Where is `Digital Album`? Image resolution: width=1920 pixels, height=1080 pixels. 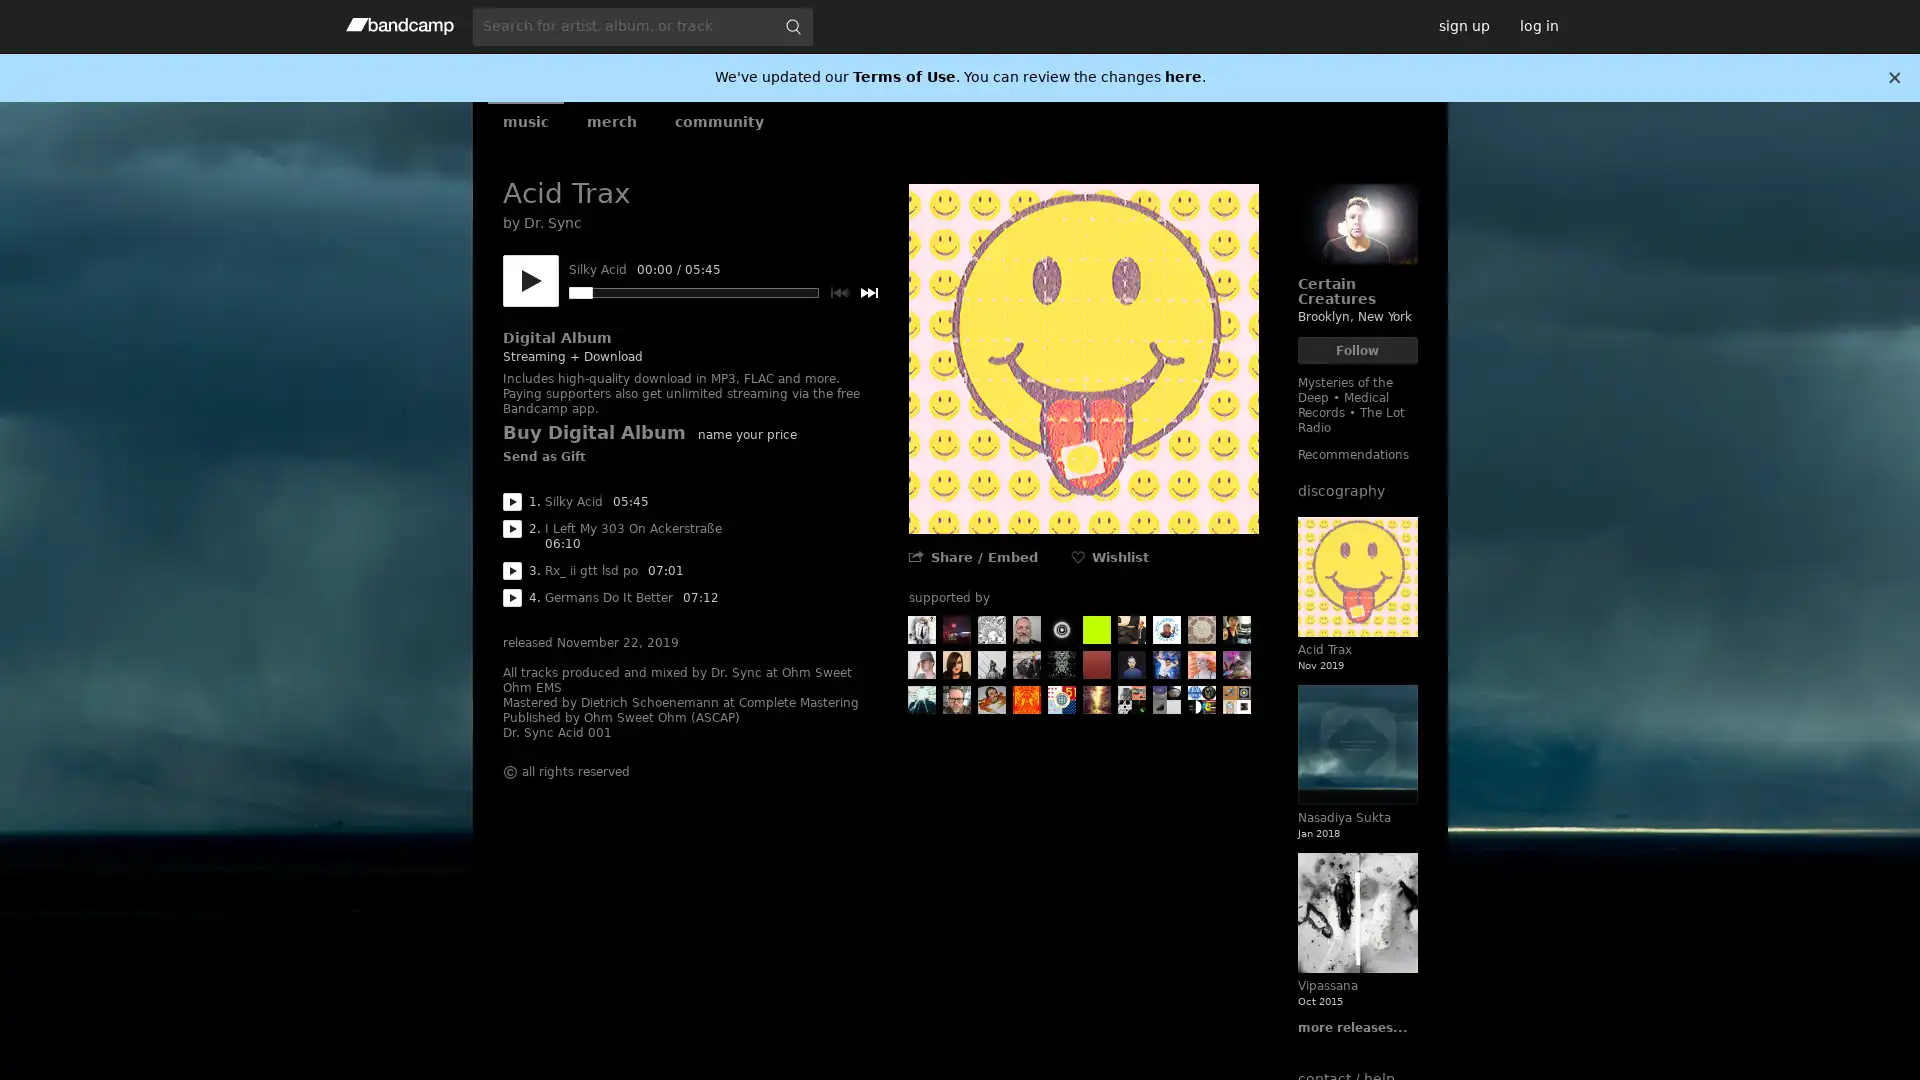
Digital Album is located at coordinates (556, 337).